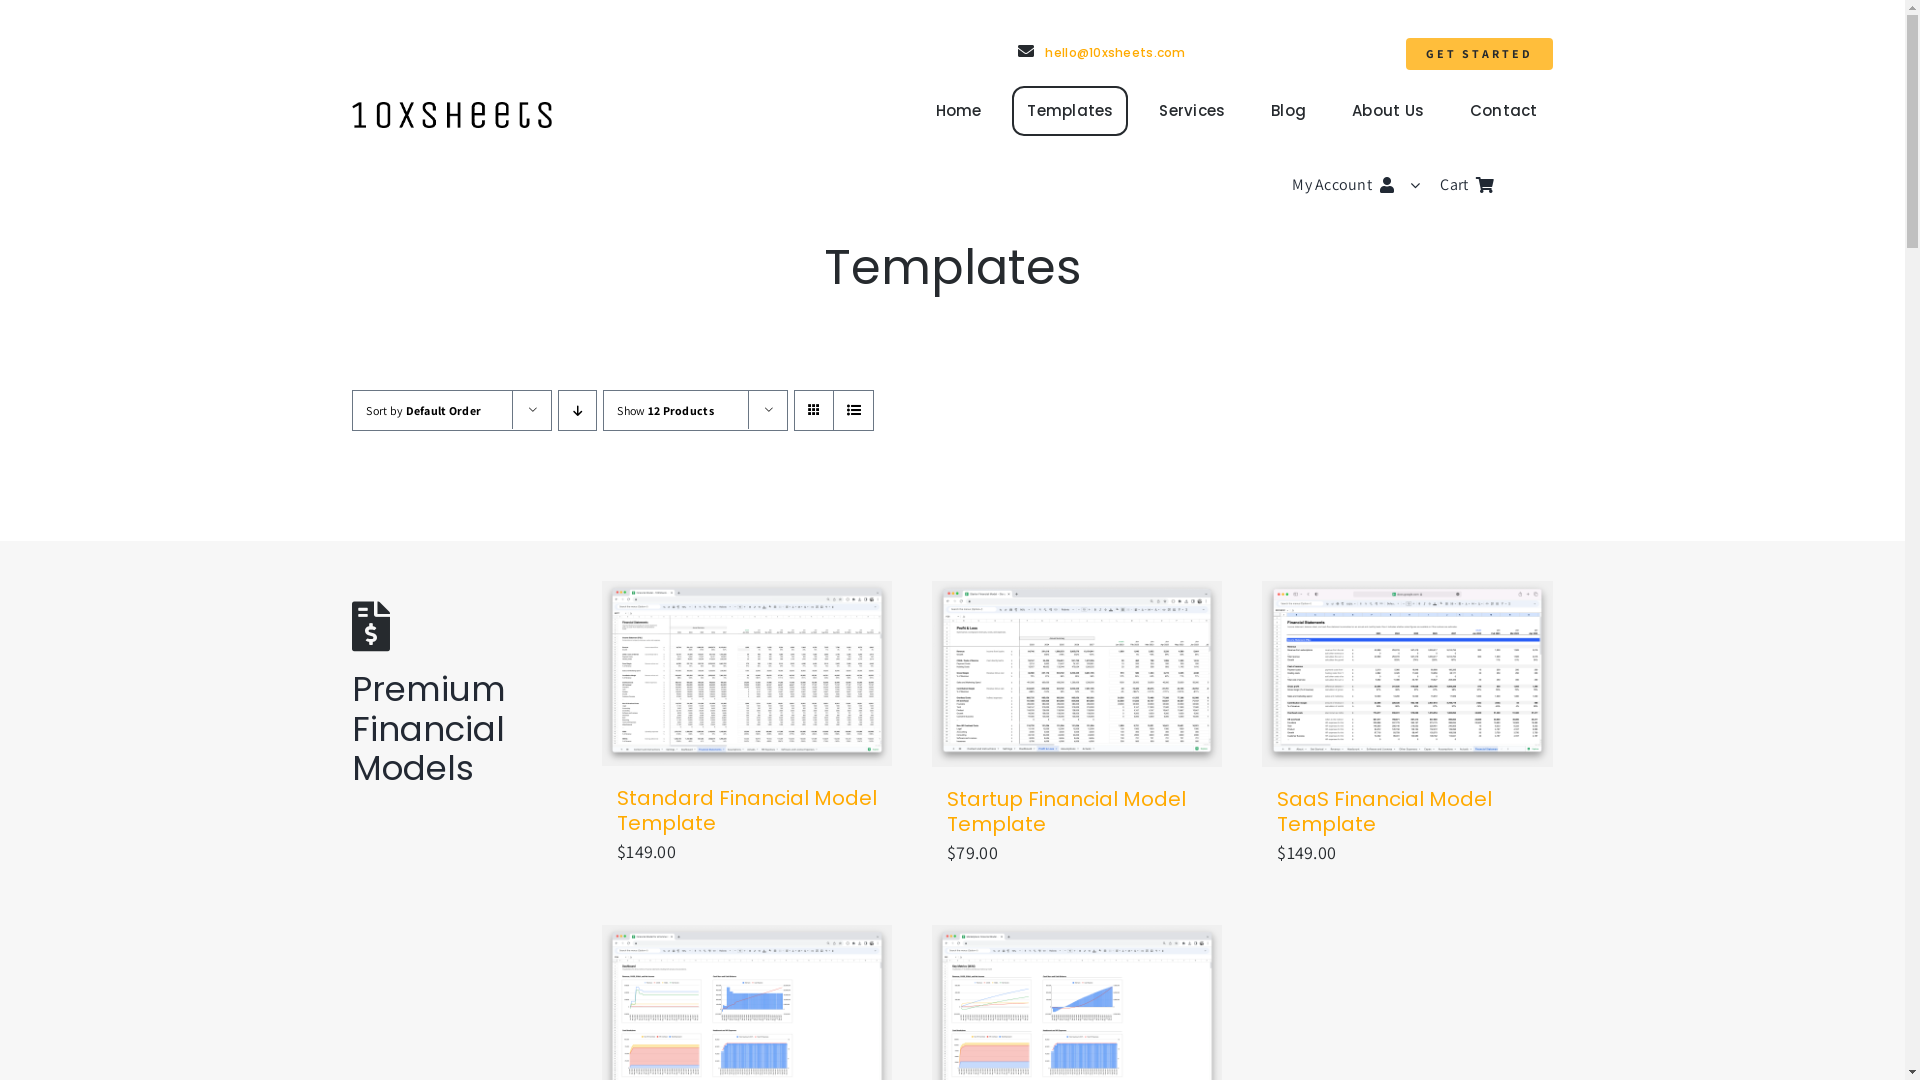 The image size is (1920, 1080). Describe the element at coordinates (1101, 51) in the screenshot. I see `'hello@10xsheets.com'` at that location.